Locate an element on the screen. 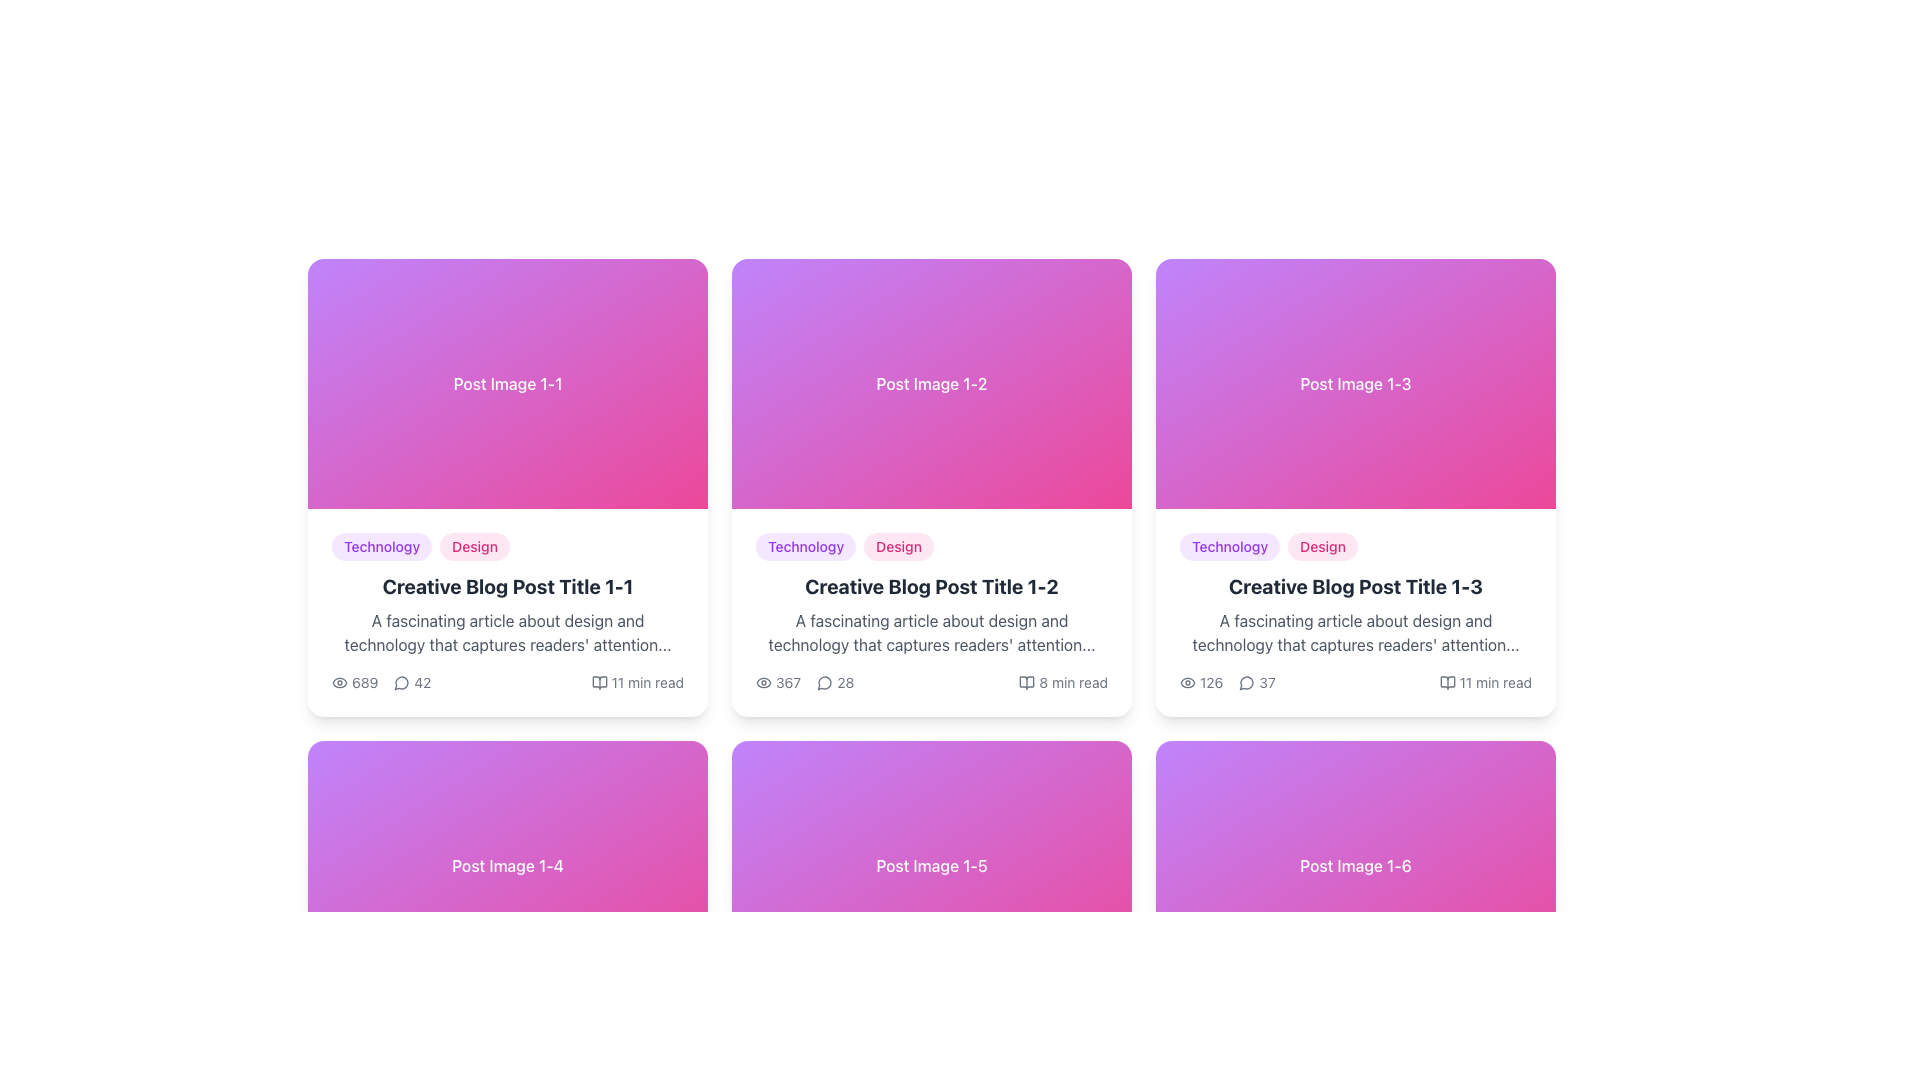 Image resolution: width=1920 pixels, height=1080 pixels. the rectangular graphical block styled with a gradient from purple to pink that contains the centered white text 'Post Image 1-3.' is located at coordinates (1356, 384).